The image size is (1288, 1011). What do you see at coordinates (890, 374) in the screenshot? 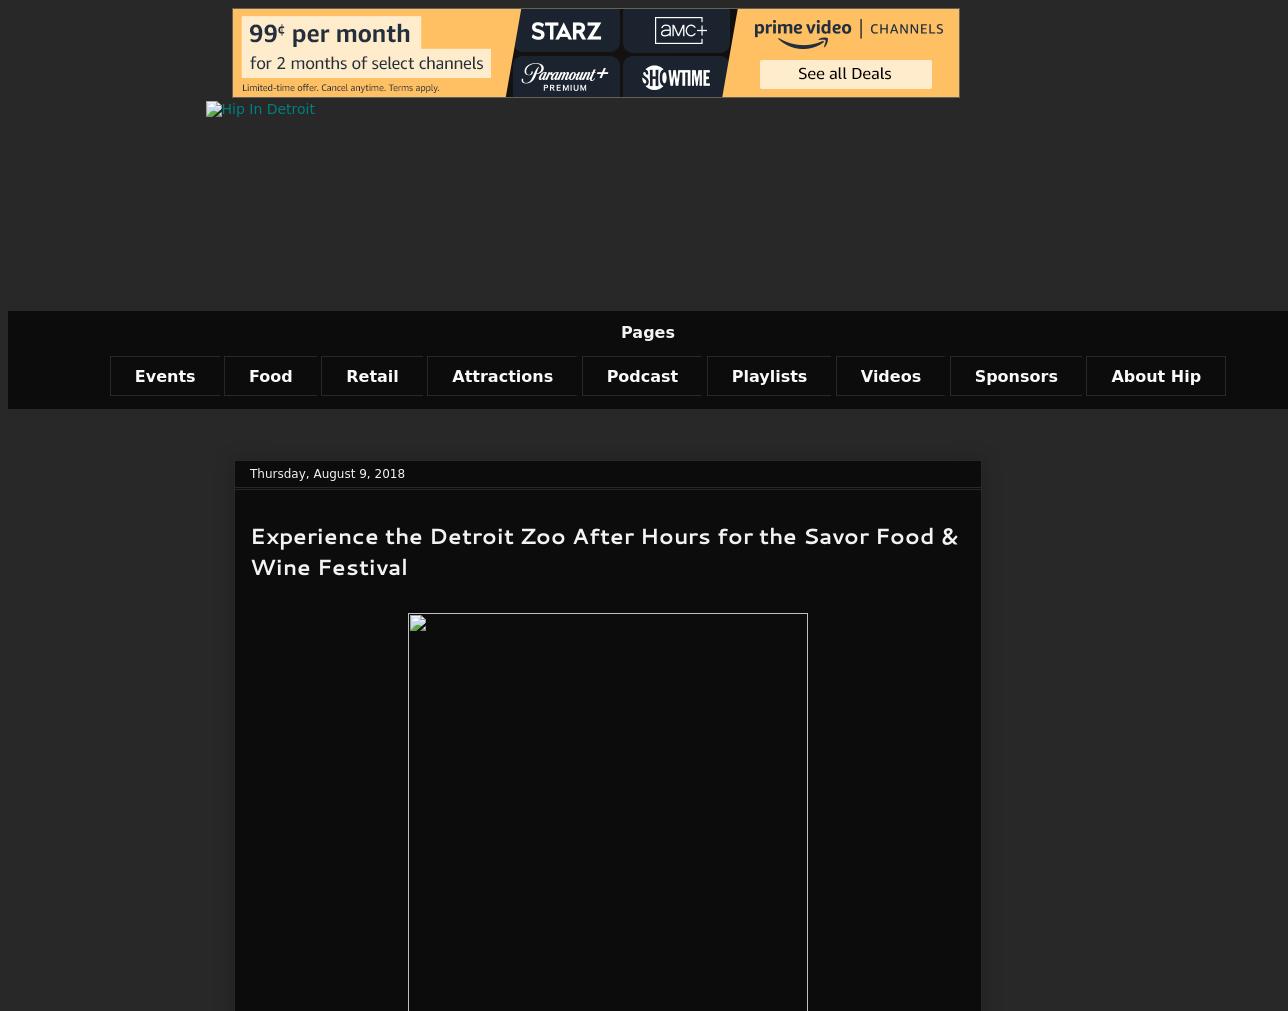
I see `'Videos'` at bounding box center [890, 374].